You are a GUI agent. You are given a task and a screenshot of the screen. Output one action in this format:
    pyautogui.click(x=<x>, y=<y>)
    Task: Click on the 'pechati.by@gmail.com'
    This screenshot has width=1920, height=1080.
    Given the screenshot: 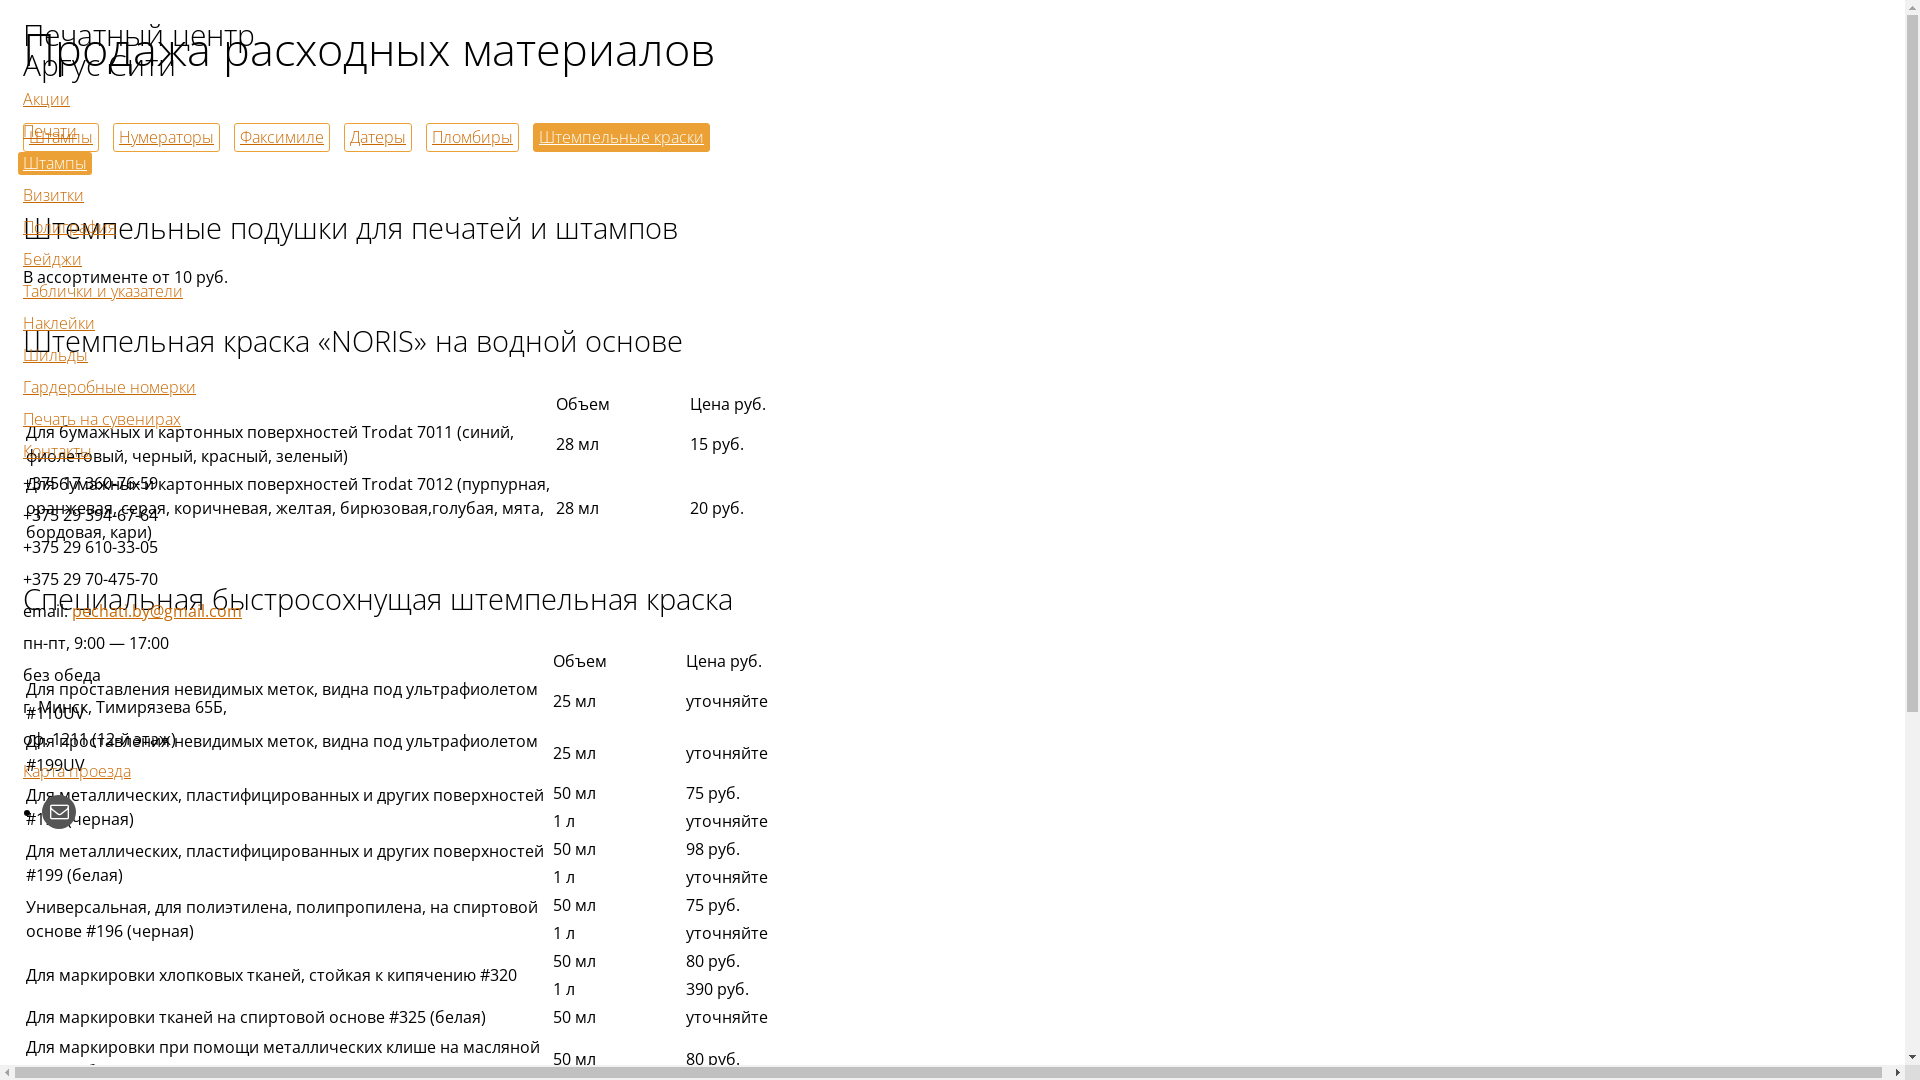 What is the action you would take?
    pyautogui.click(x=156, y=609)
    